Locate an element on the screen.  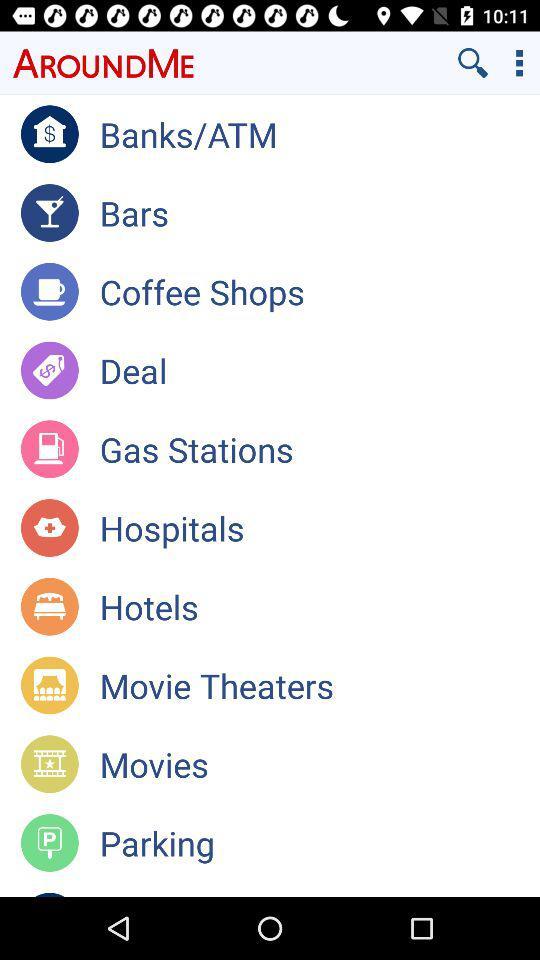
the app above the movies app is located at coordinates (319, 685).